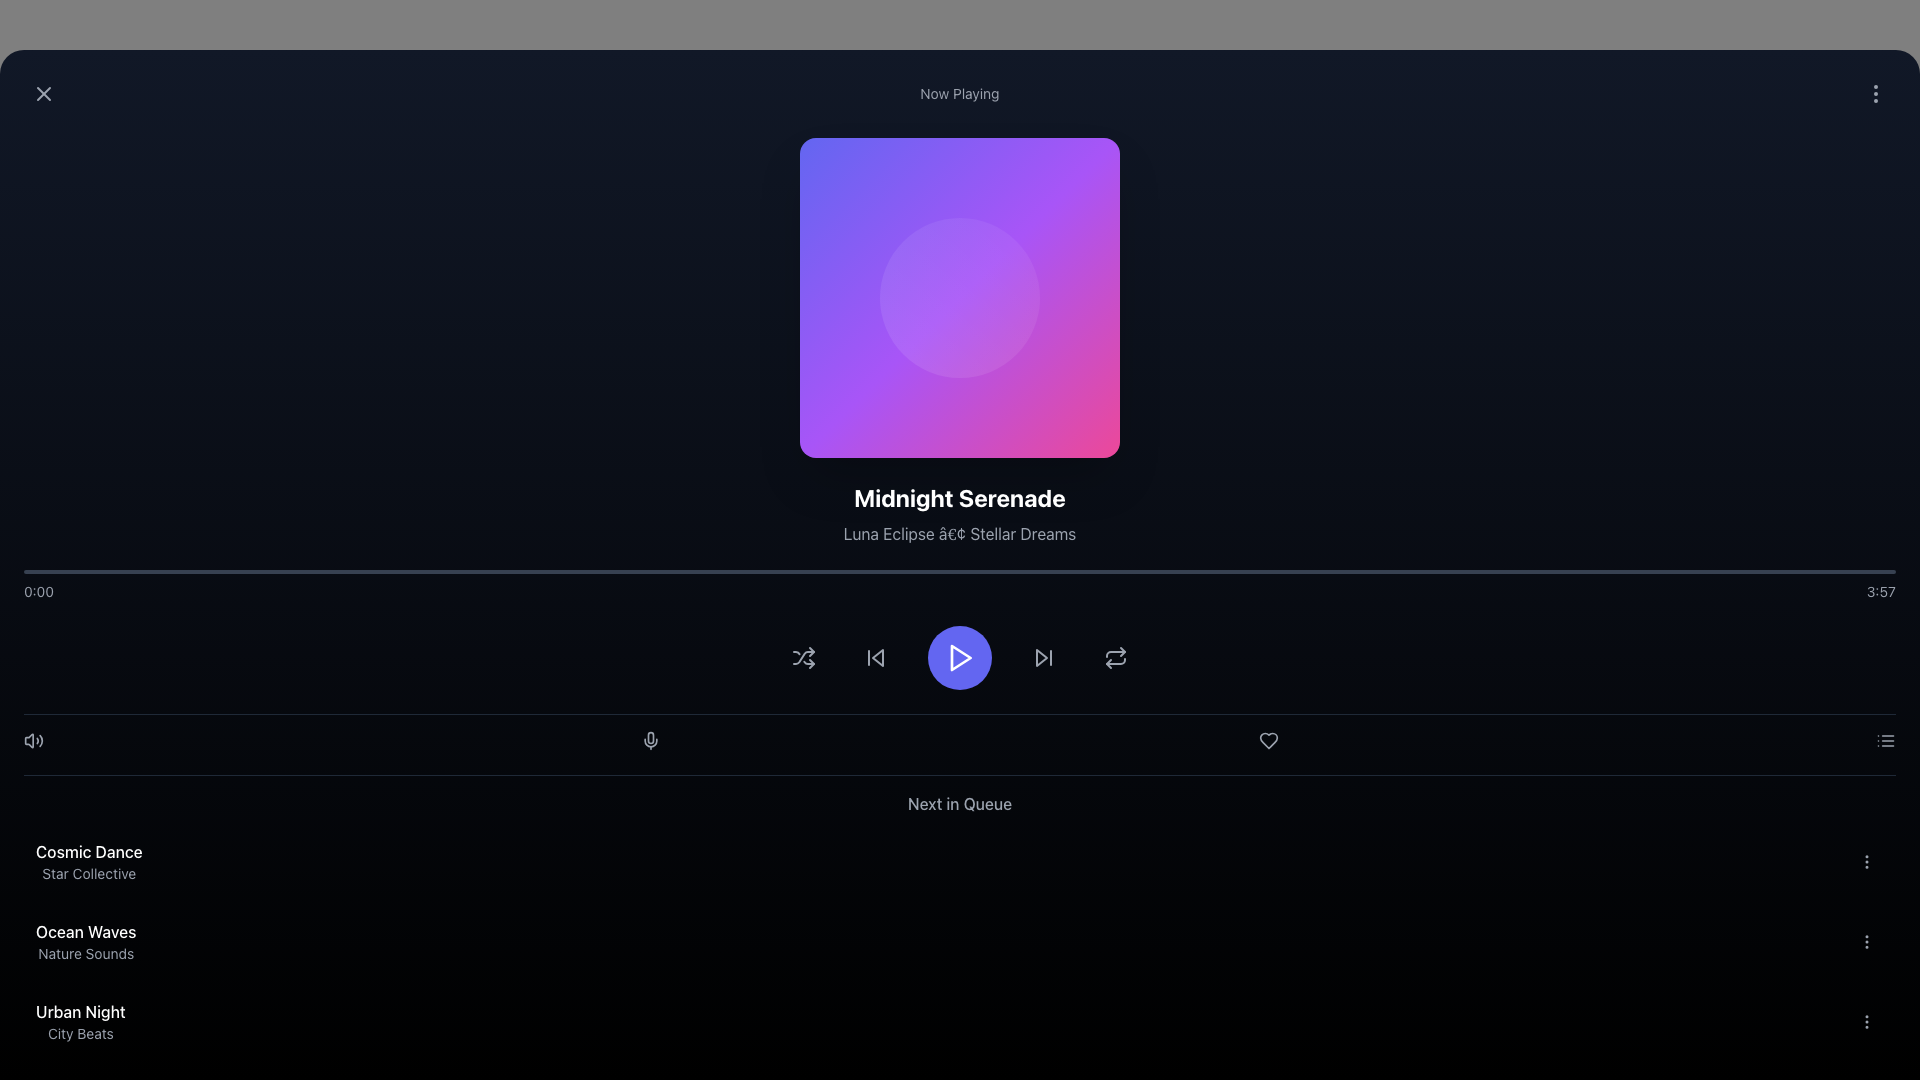  I want to click on the vertical ellipsis icon, which consists of three small gray circular dots aligned vertically in the top-right corner of the dark-themed interface, so click(1875, 93).